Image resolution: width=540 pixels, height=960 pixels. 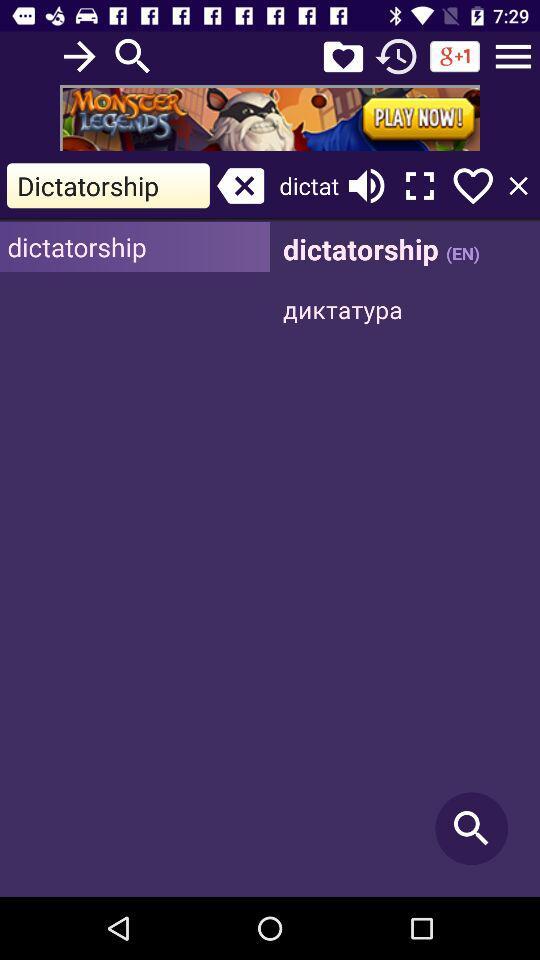 What do you see at coordinates (396, 55) in the screenshot?
I see `go back` at bounding box center [396, 55].